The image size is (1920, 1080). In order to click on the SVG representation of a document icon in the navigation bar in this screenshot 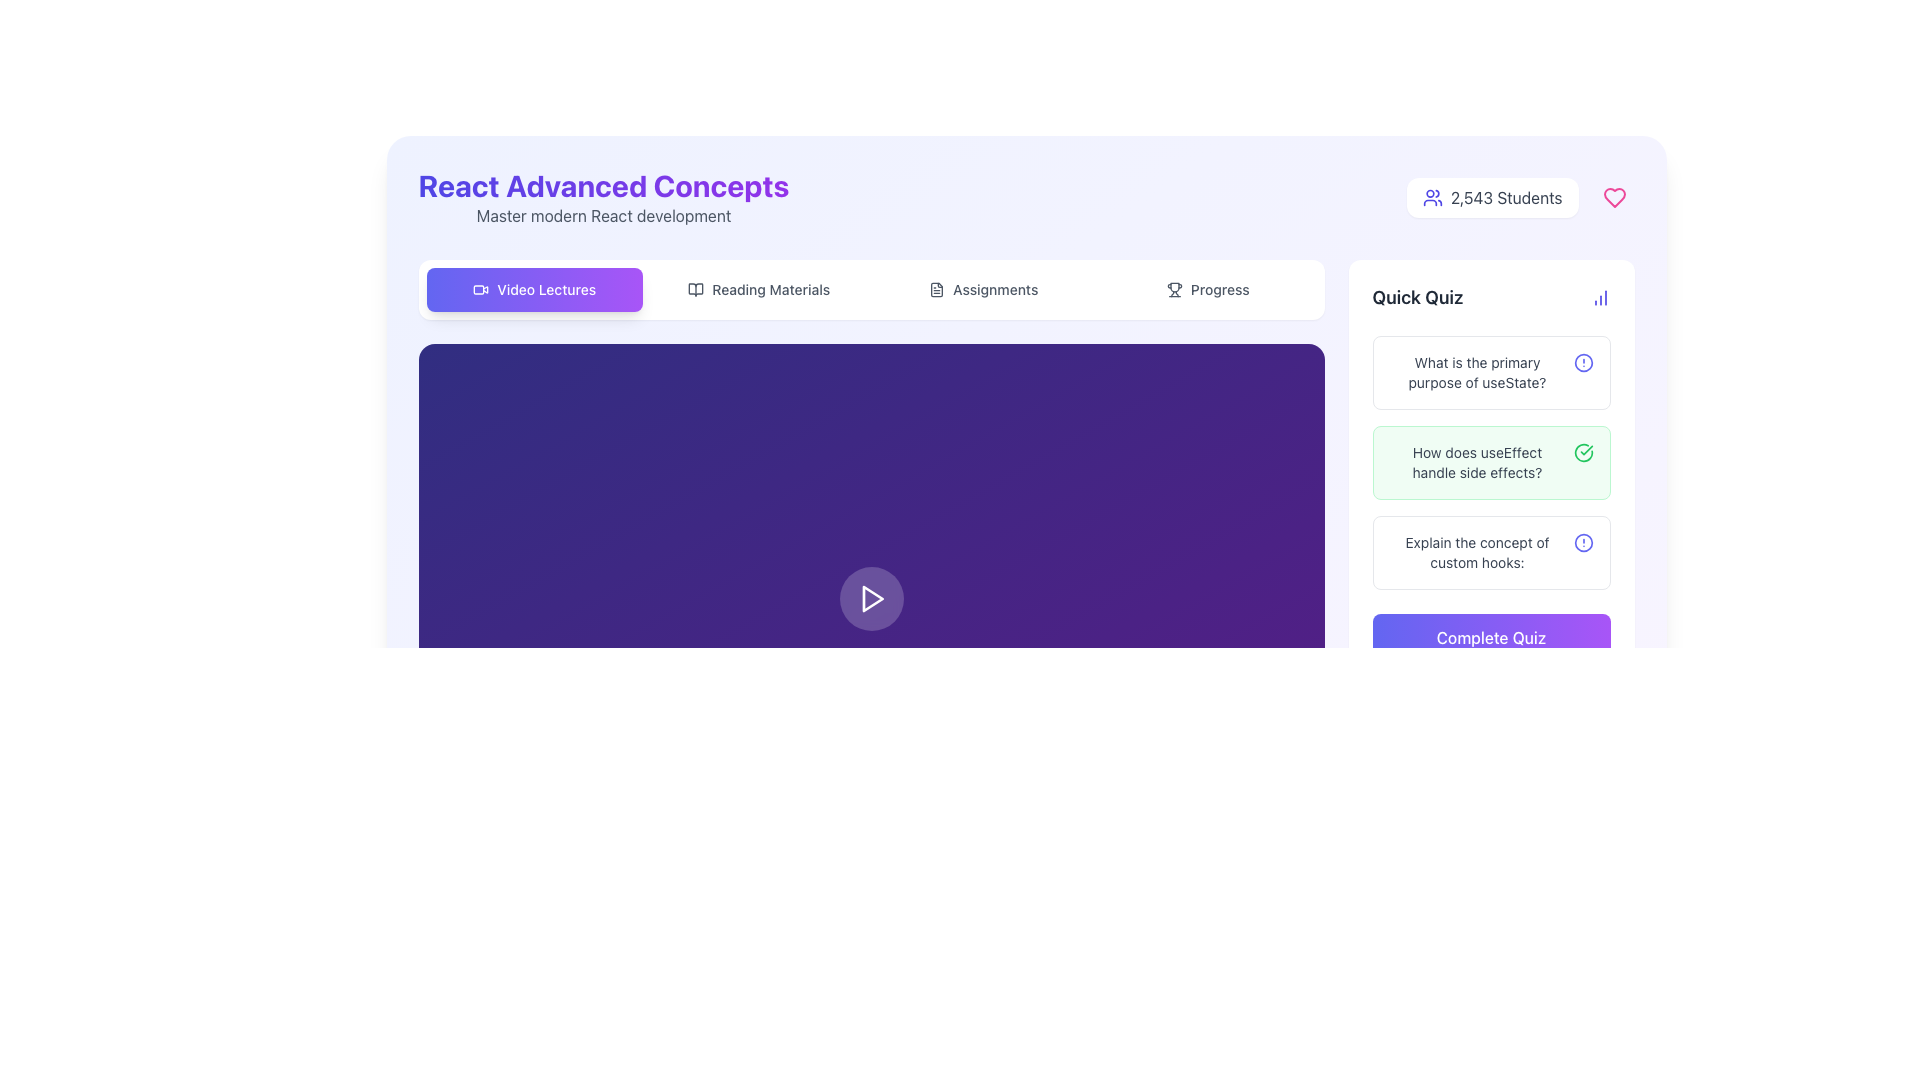, I will do `click(936, 289)`.